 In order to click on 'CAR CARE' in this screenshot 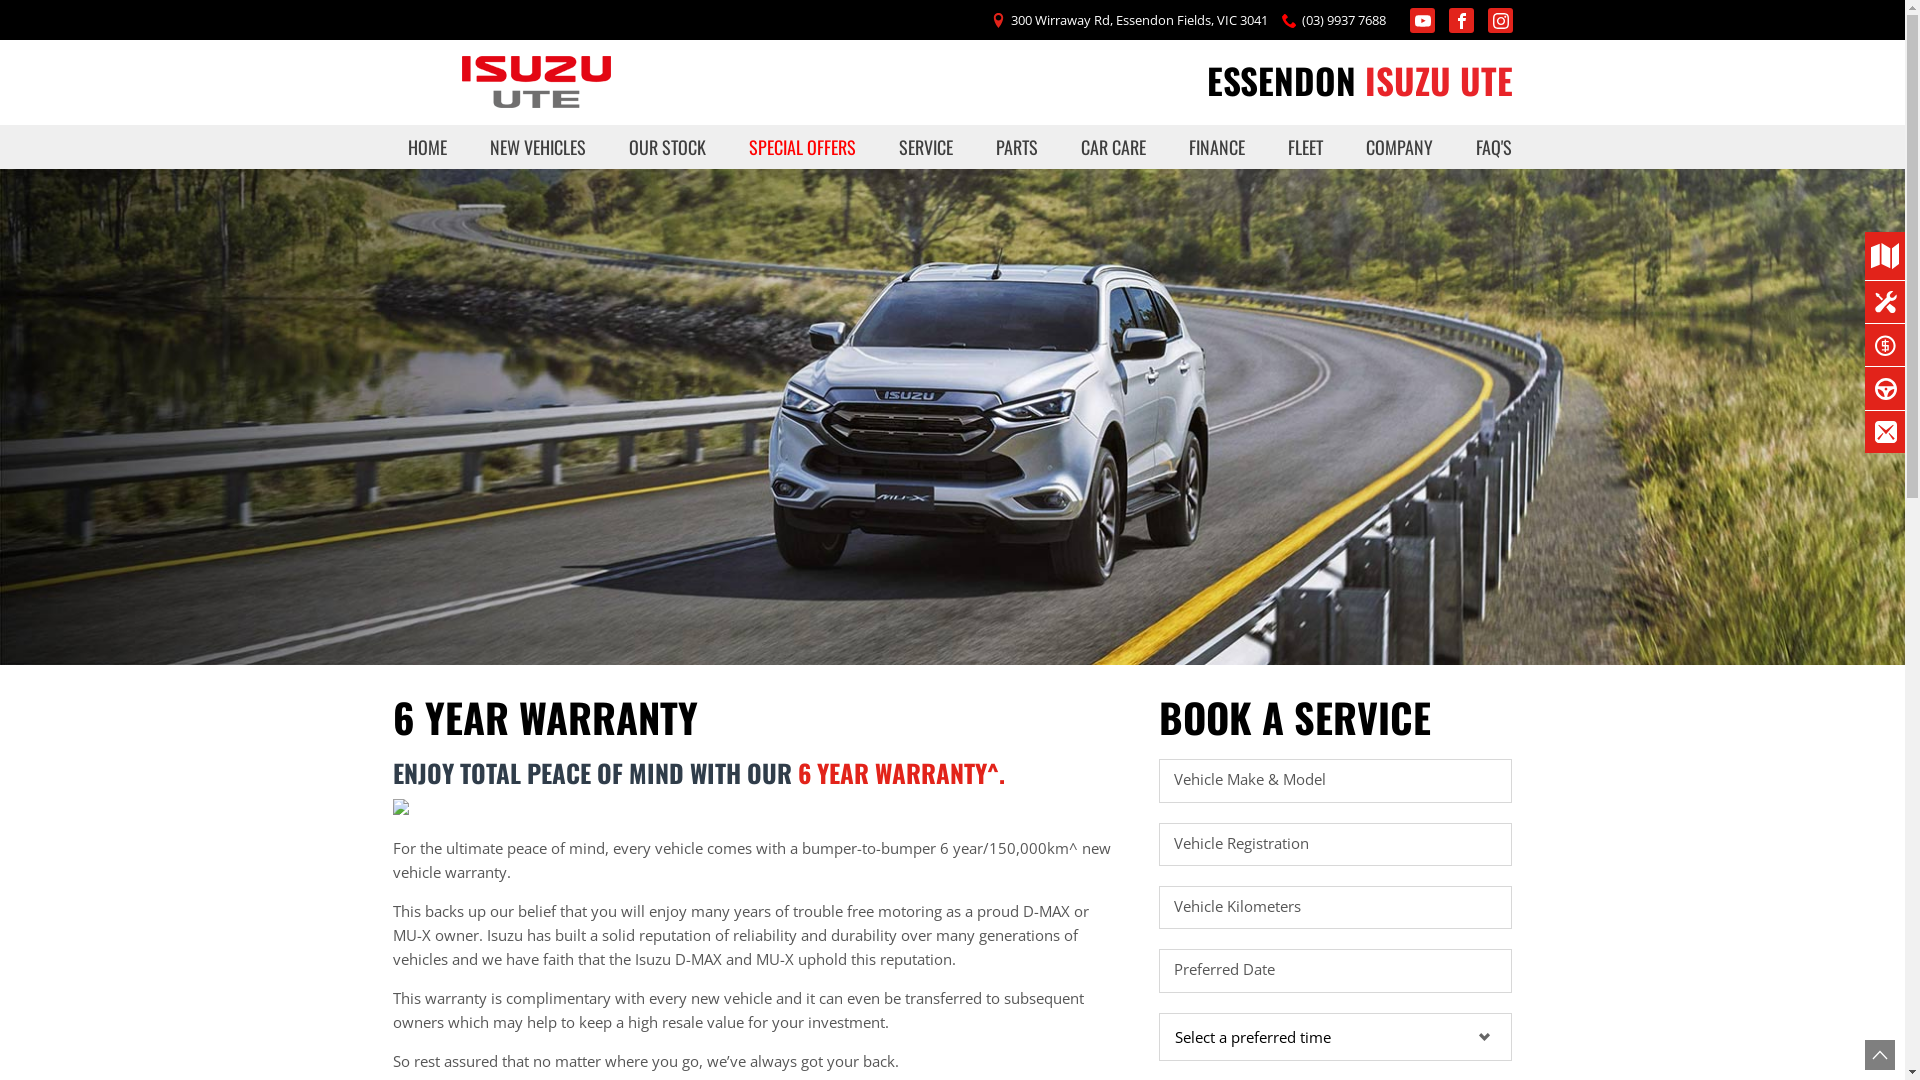, I will do `click(1112, 145)`.